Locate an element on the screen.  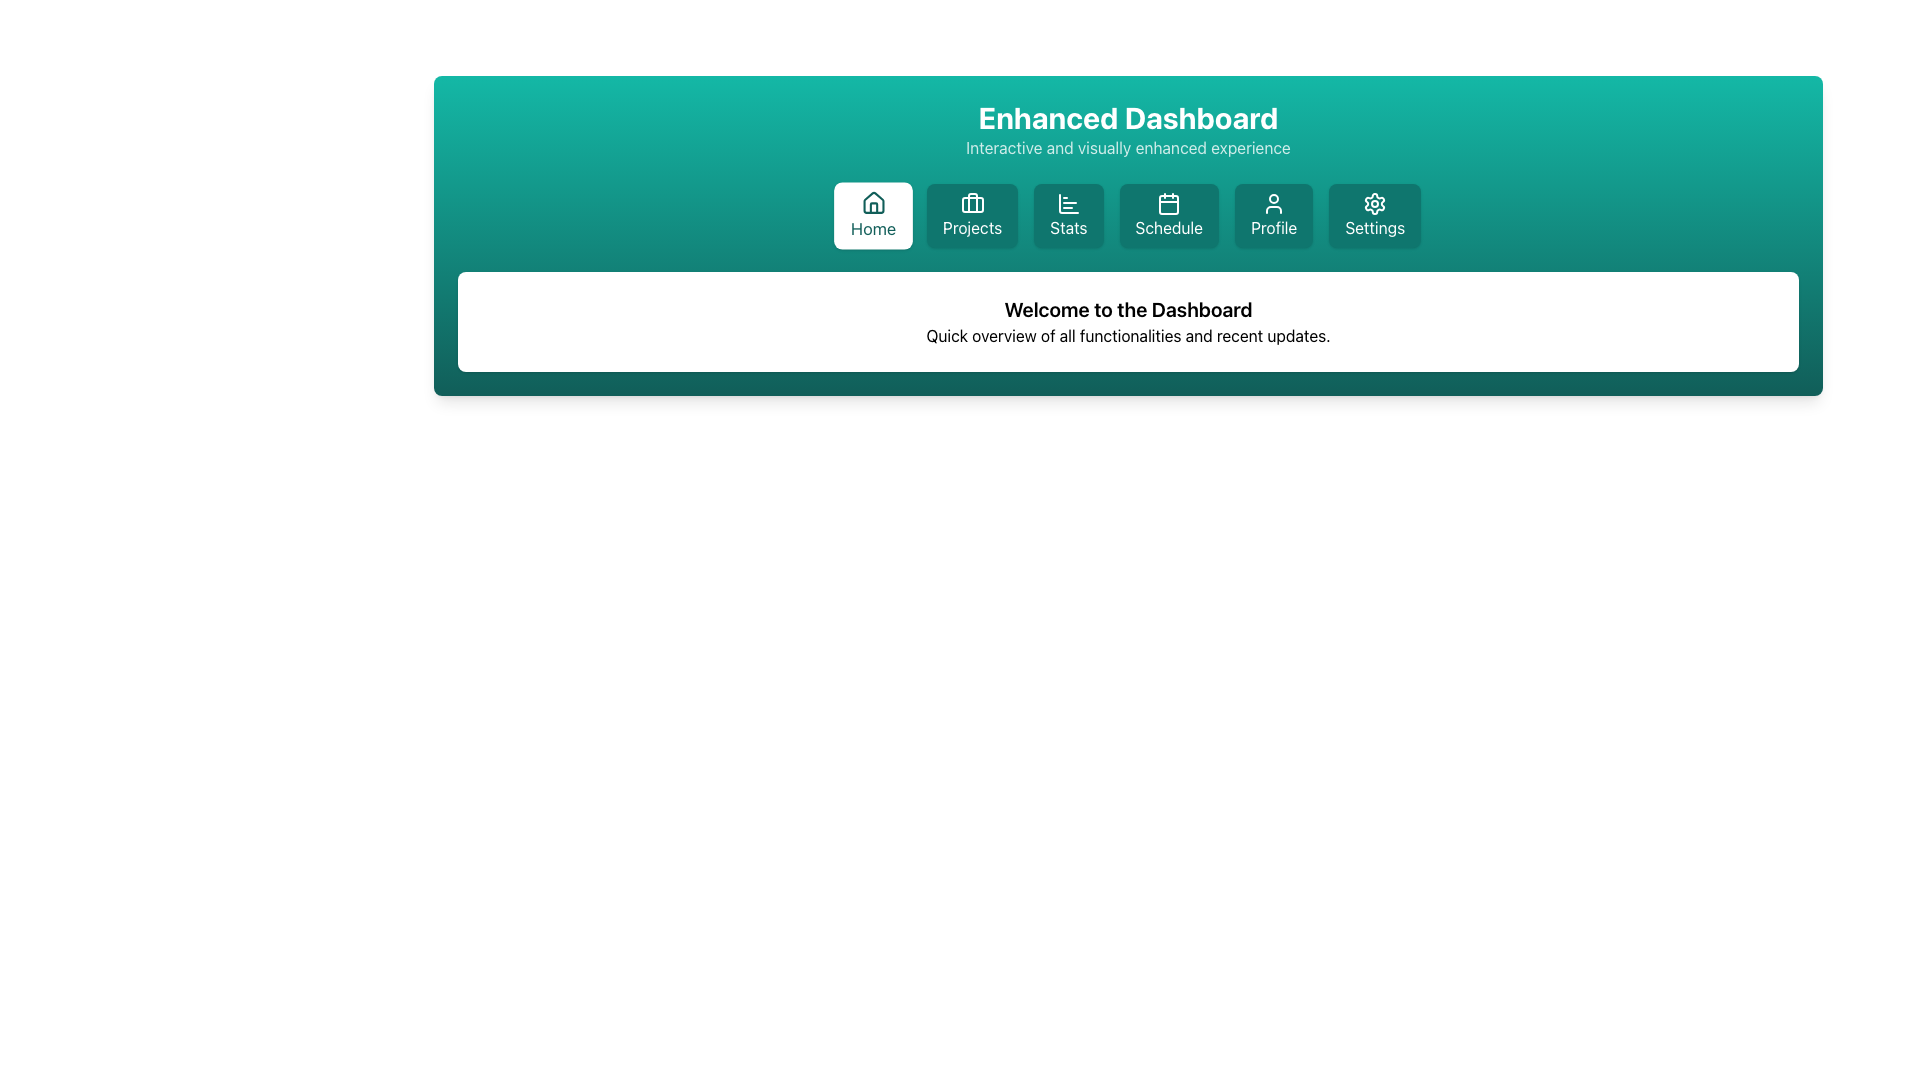
the 'Settings' icon located at the top right of the menu bar, which serves as a visual indicator for managing application settings is located at coordinates (1374, 204).